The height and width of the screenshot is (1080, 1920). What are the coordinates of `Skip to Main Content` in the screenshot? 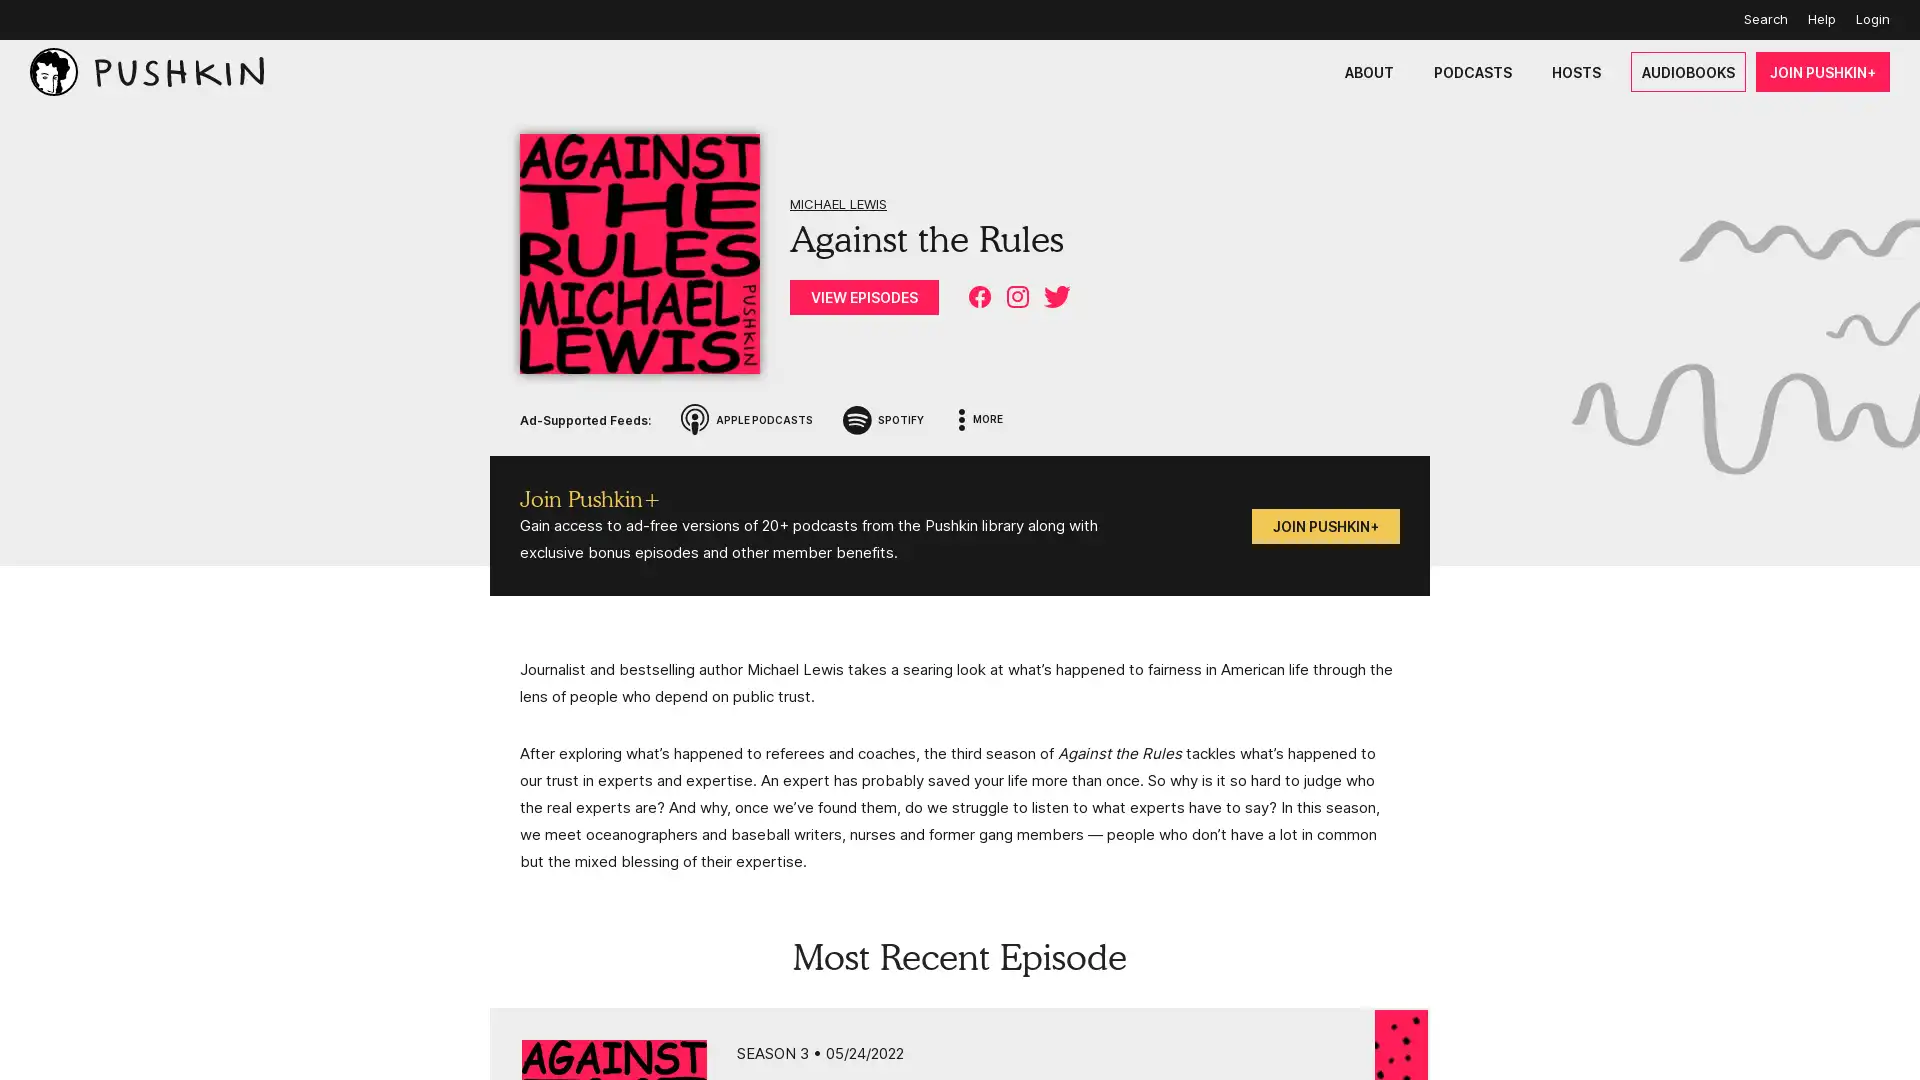 It's located at (20, 20).